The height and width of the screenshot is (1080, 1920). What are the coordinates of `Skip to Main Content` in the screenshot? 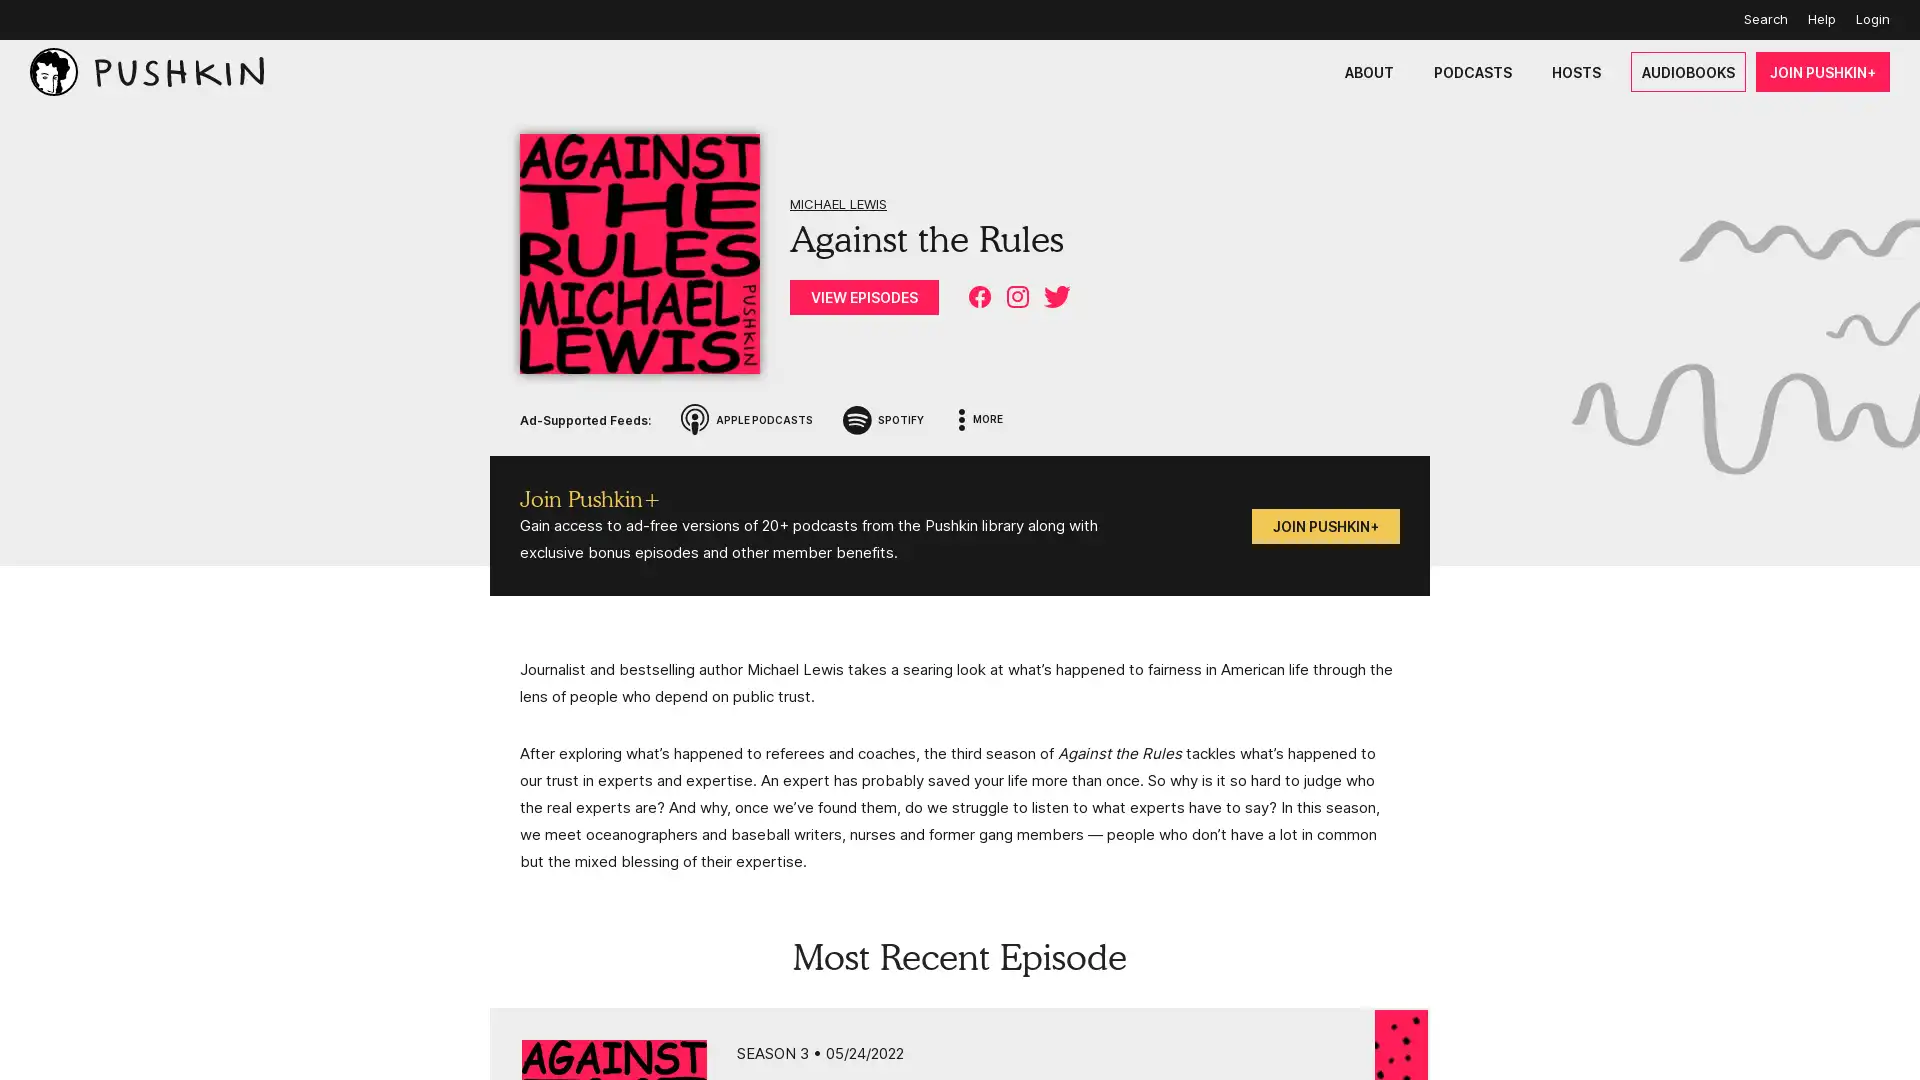 It's located at (20, 20).